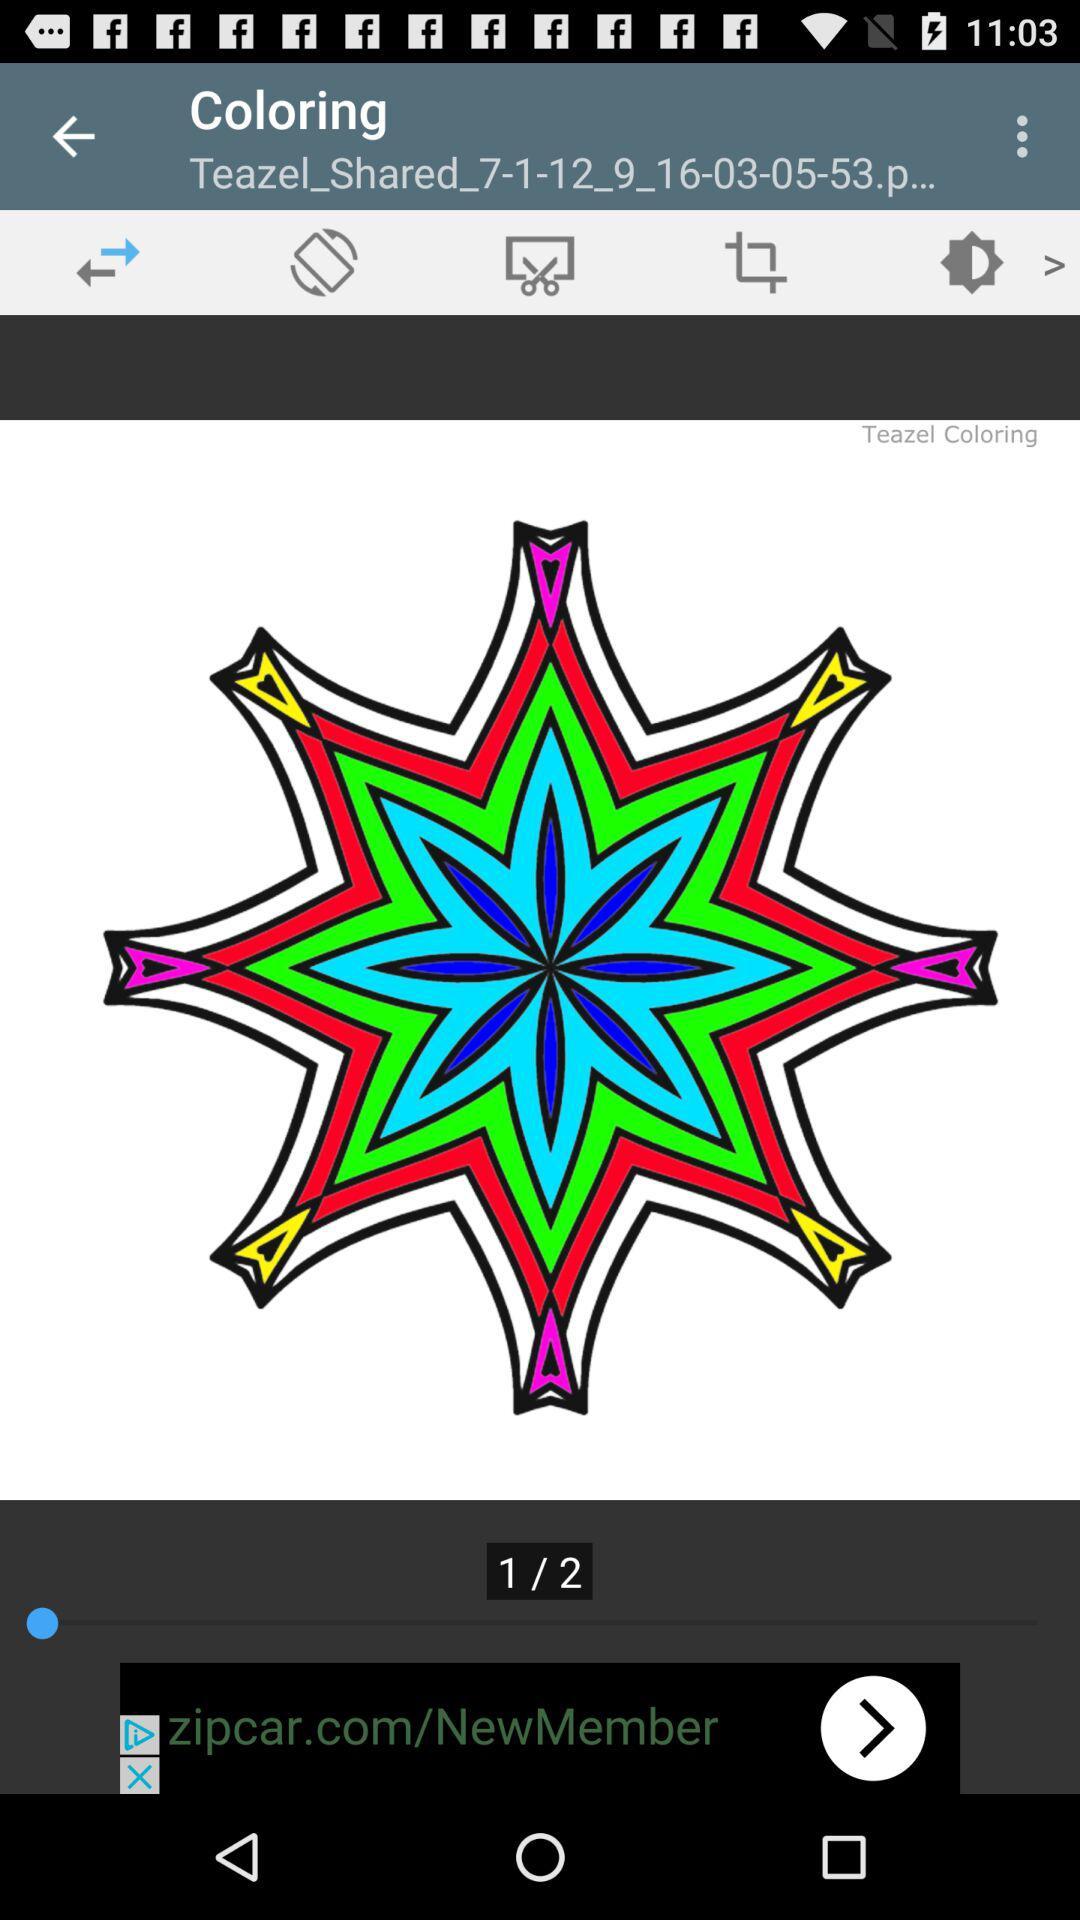 The width and height of the screenshot is (1080, 1920). Describe the element at coordinates (323, 261) in the screenshot. I see `the volume icon` at that location.